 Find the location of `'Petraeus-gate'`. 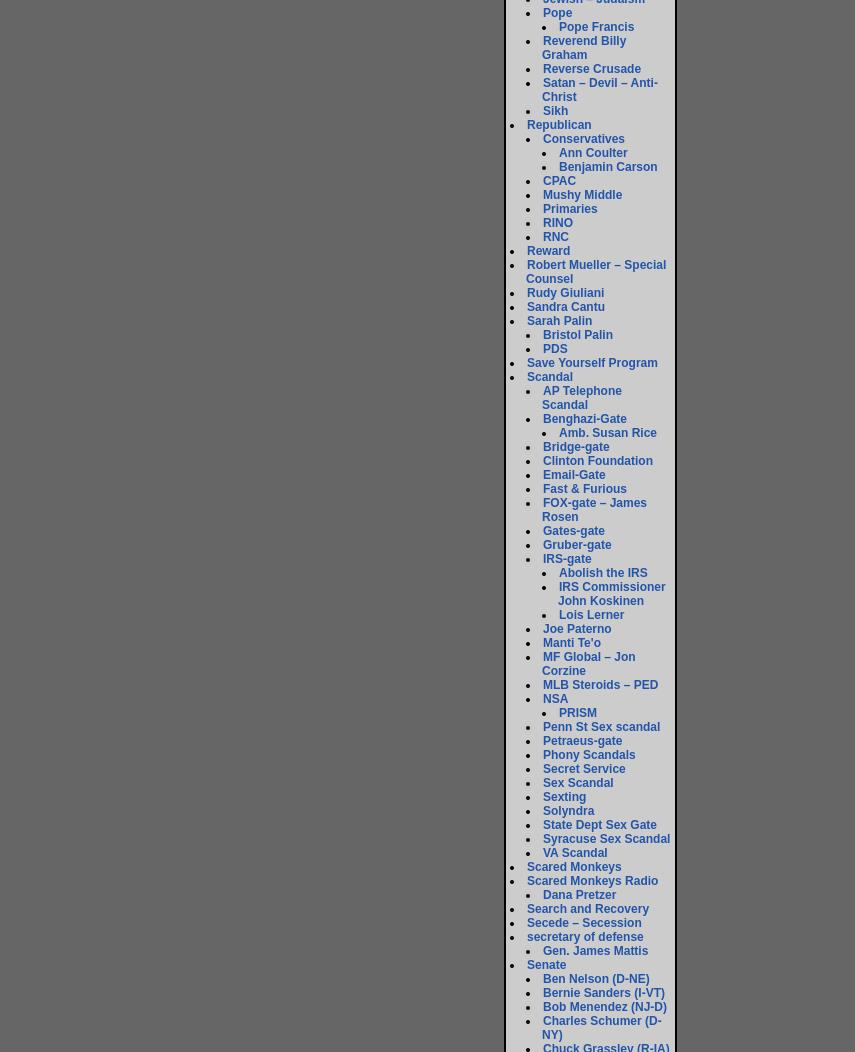

'Petraeus-gate' is located at coordinates (581, 741).